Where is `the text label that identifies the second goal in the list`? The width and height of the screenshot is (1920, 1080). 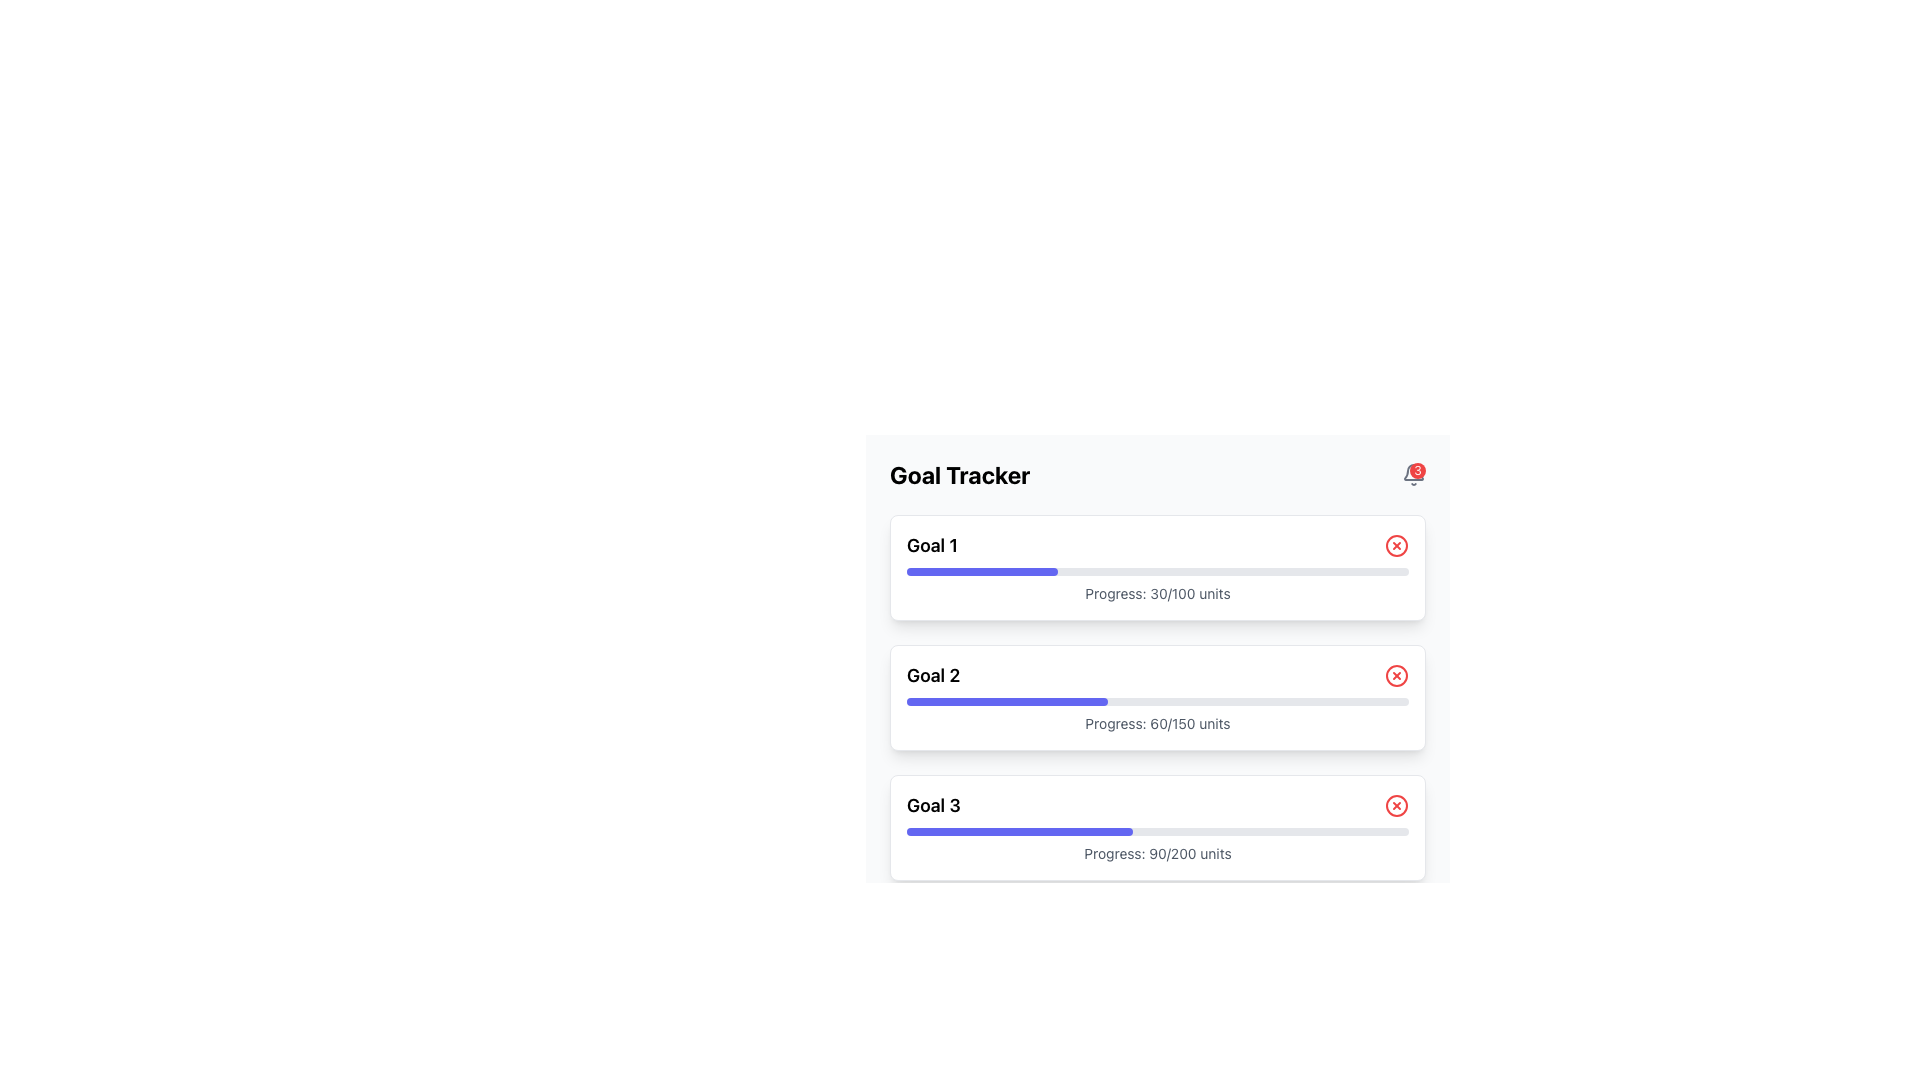 the text label that identifies the second goal in the list is located at coordinates (932, 675).